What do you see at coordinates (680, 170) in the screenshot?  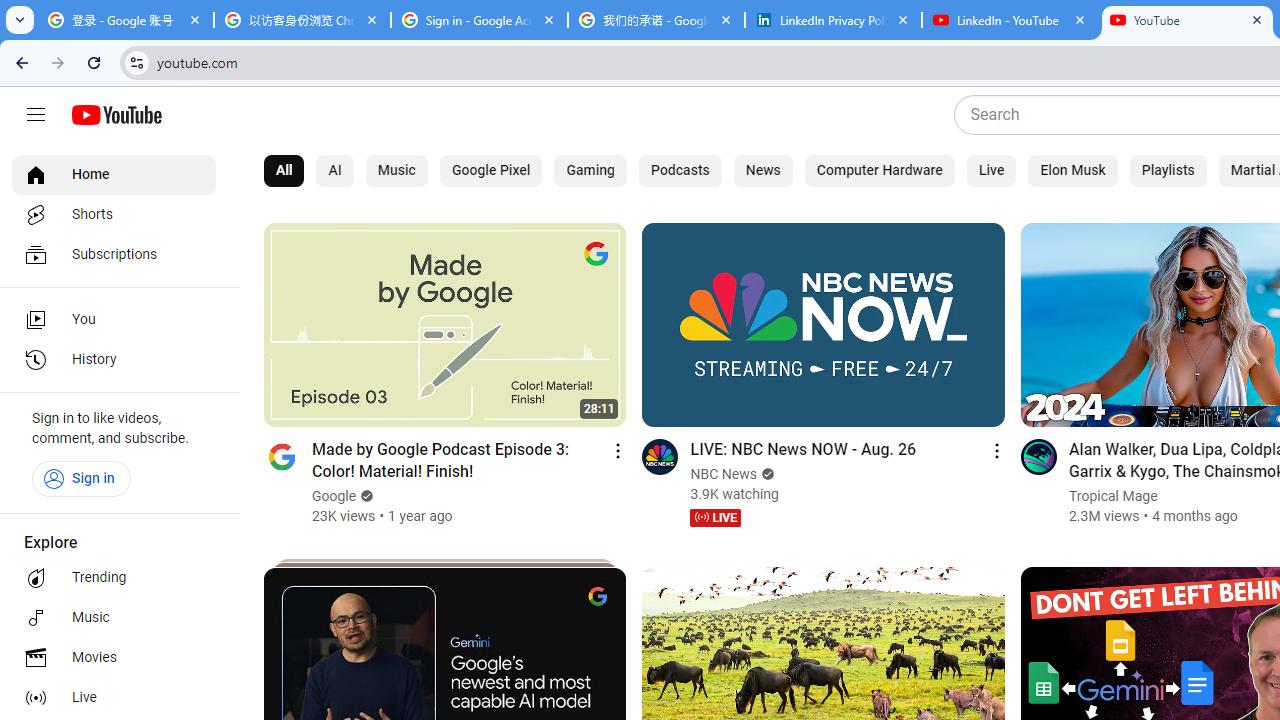 I see `'Podcasts'` at bounding box center [680, 170].